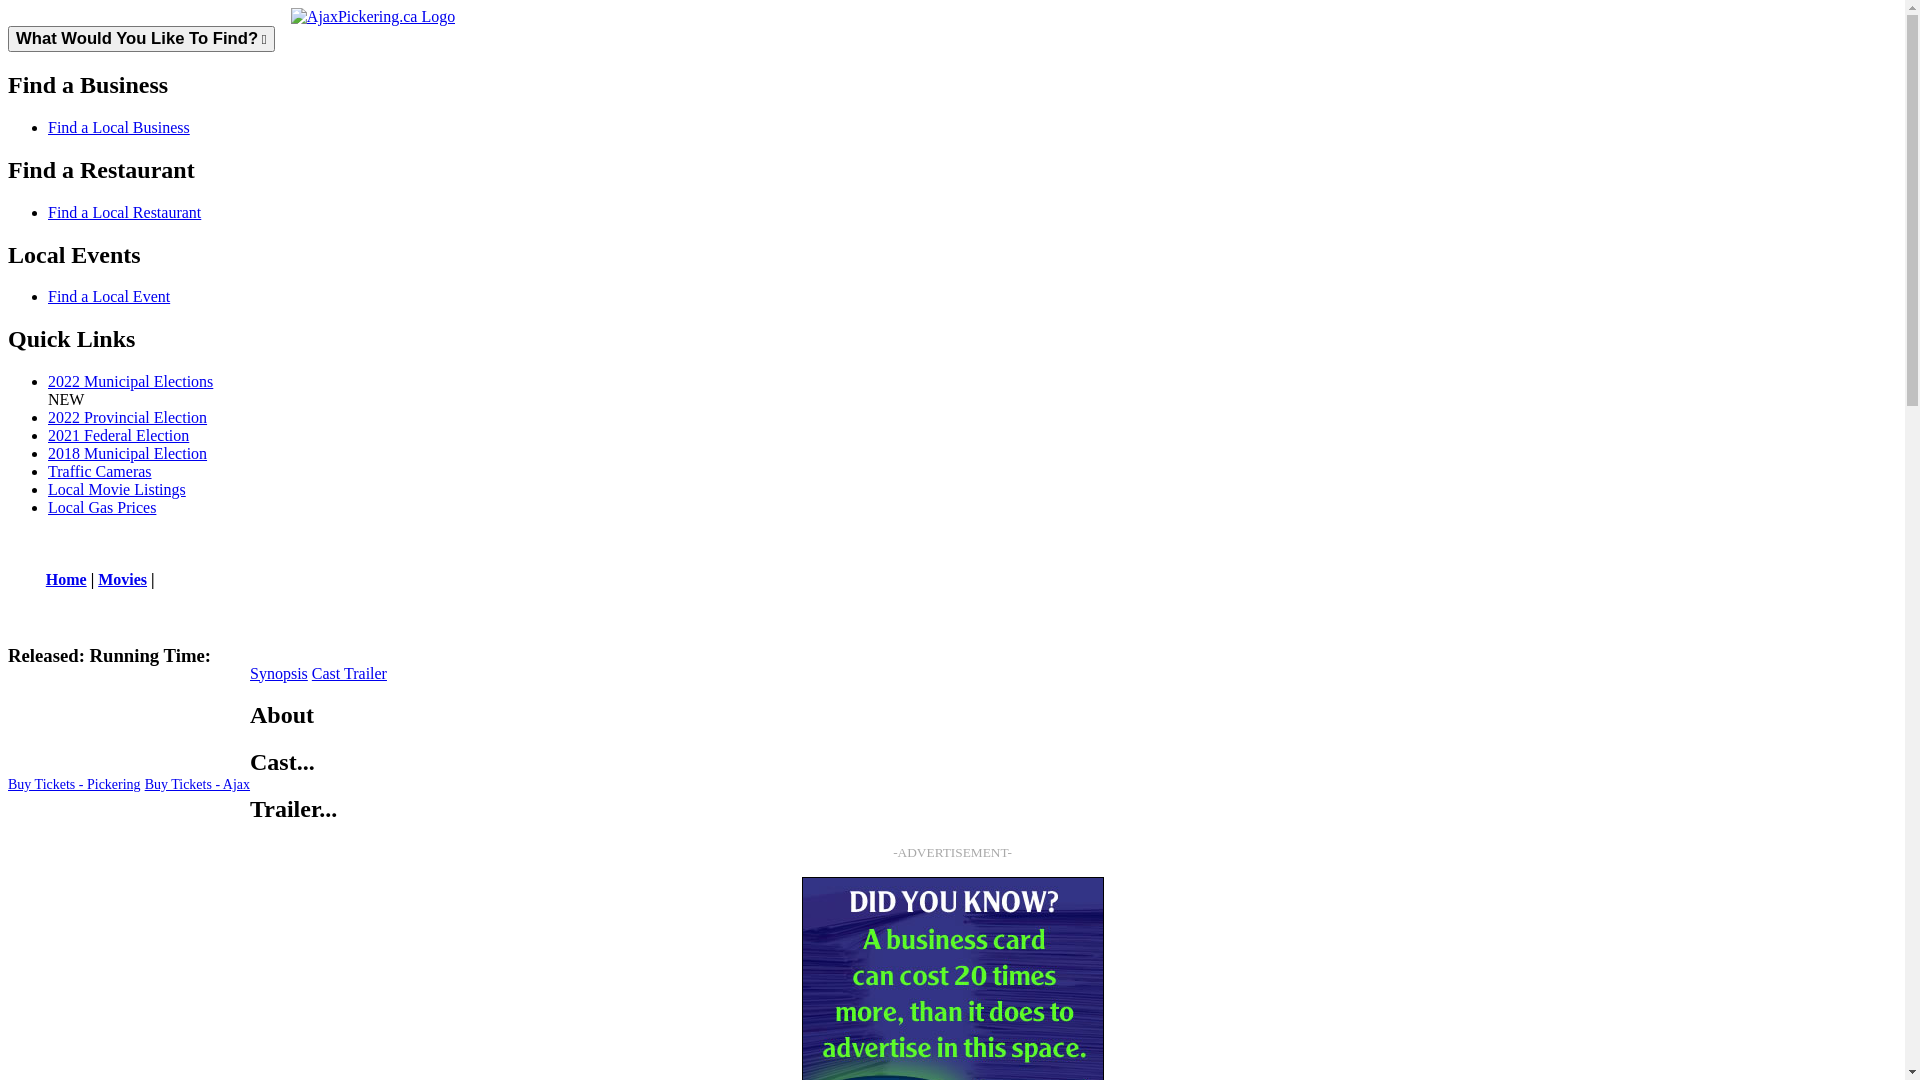 This screenshot has height=1080, width=1920. I want to click on 'Movies', so click(121, 579).